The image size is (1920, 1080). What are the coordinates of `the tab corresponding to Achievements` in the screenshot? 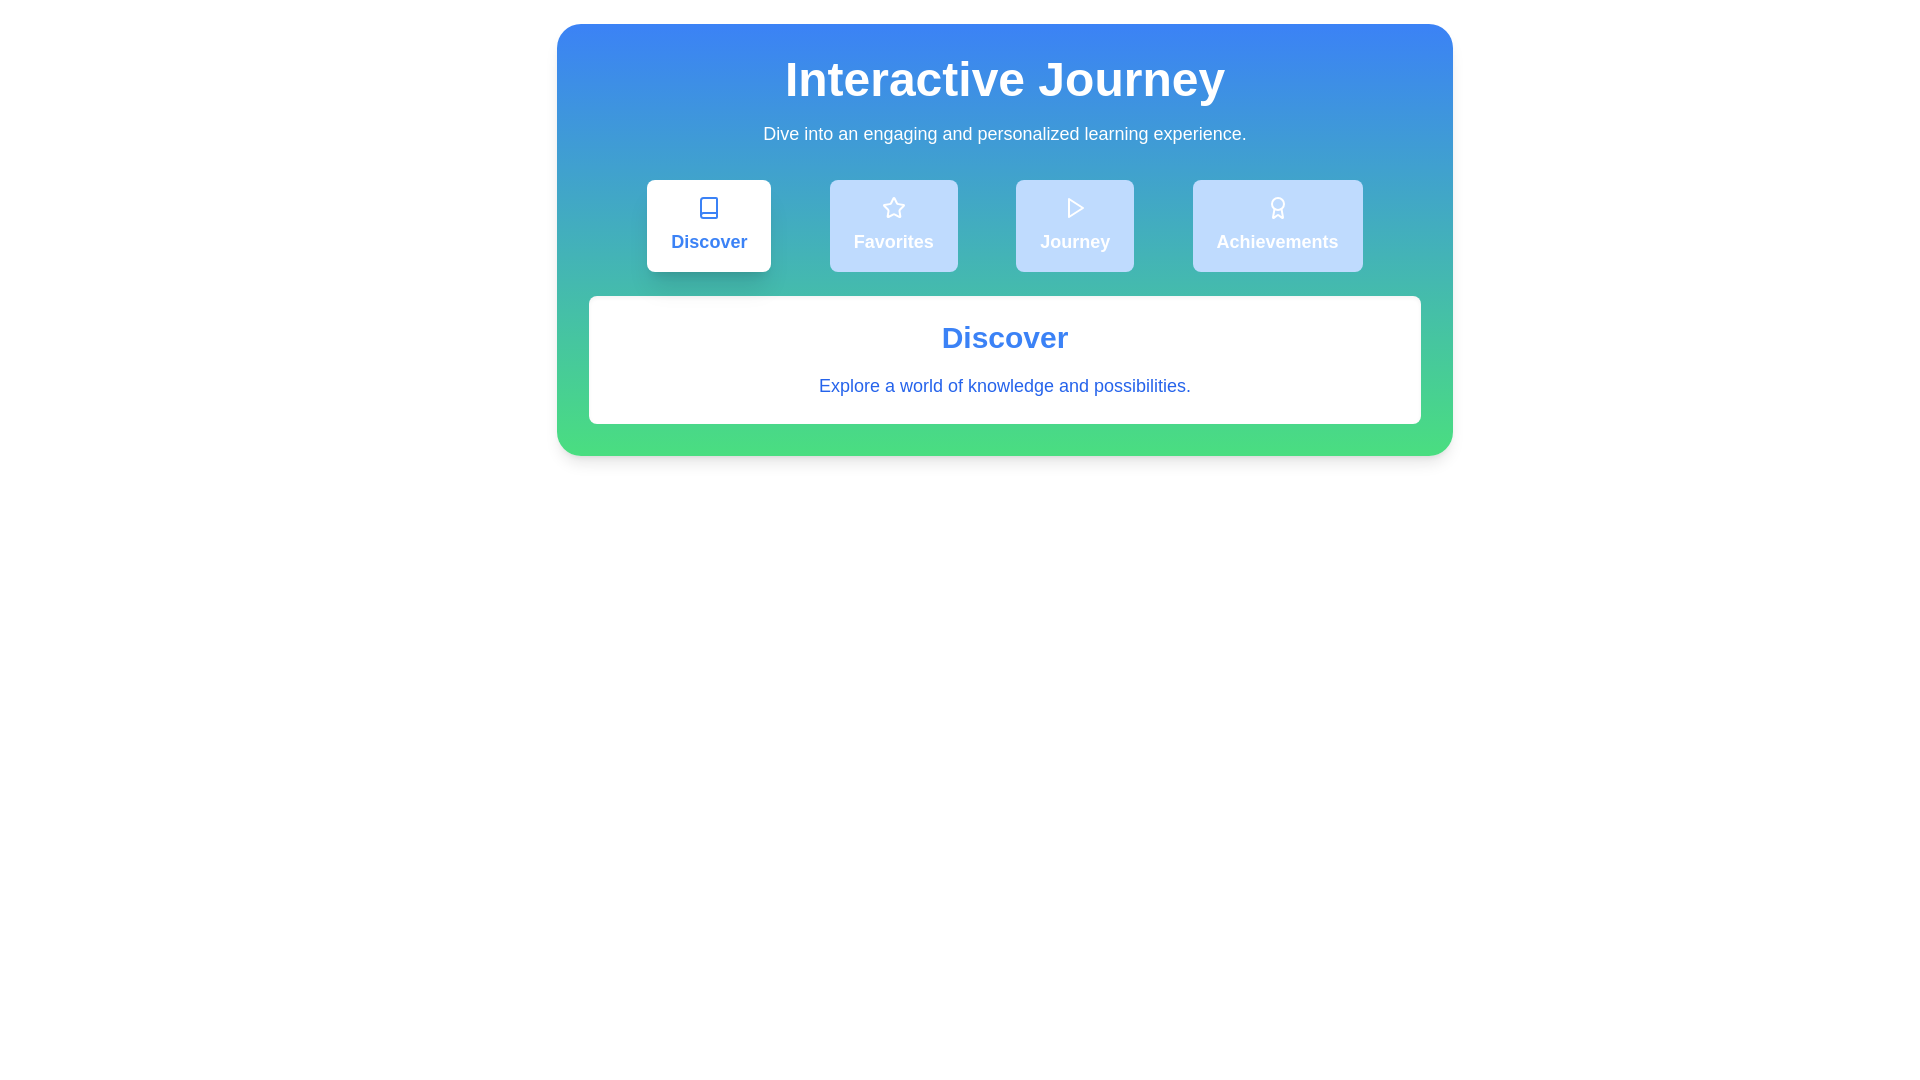 It's located at (1276, 225).